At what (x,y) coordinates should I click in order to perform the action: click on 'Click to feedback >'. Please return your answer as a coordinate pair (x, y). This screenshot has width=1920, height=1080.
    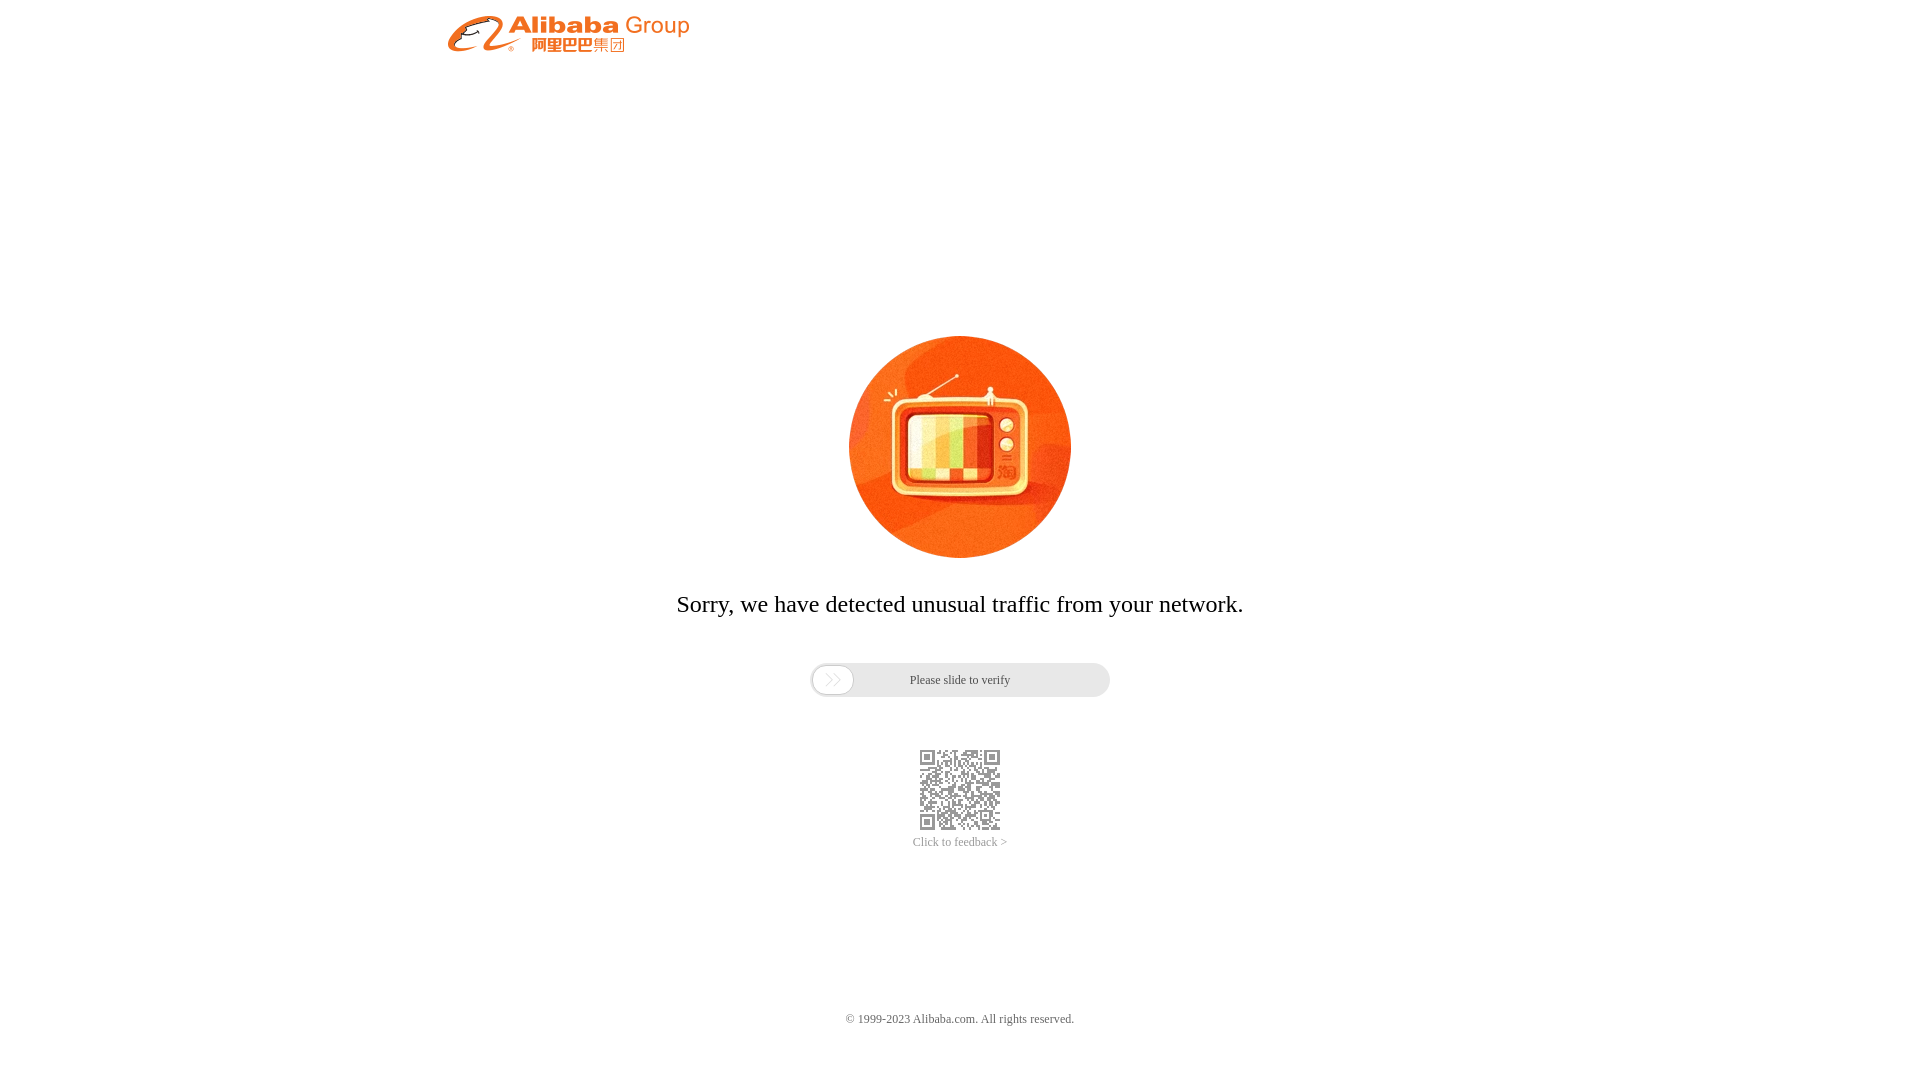
    Looking at the image, I should click on (911, 842).